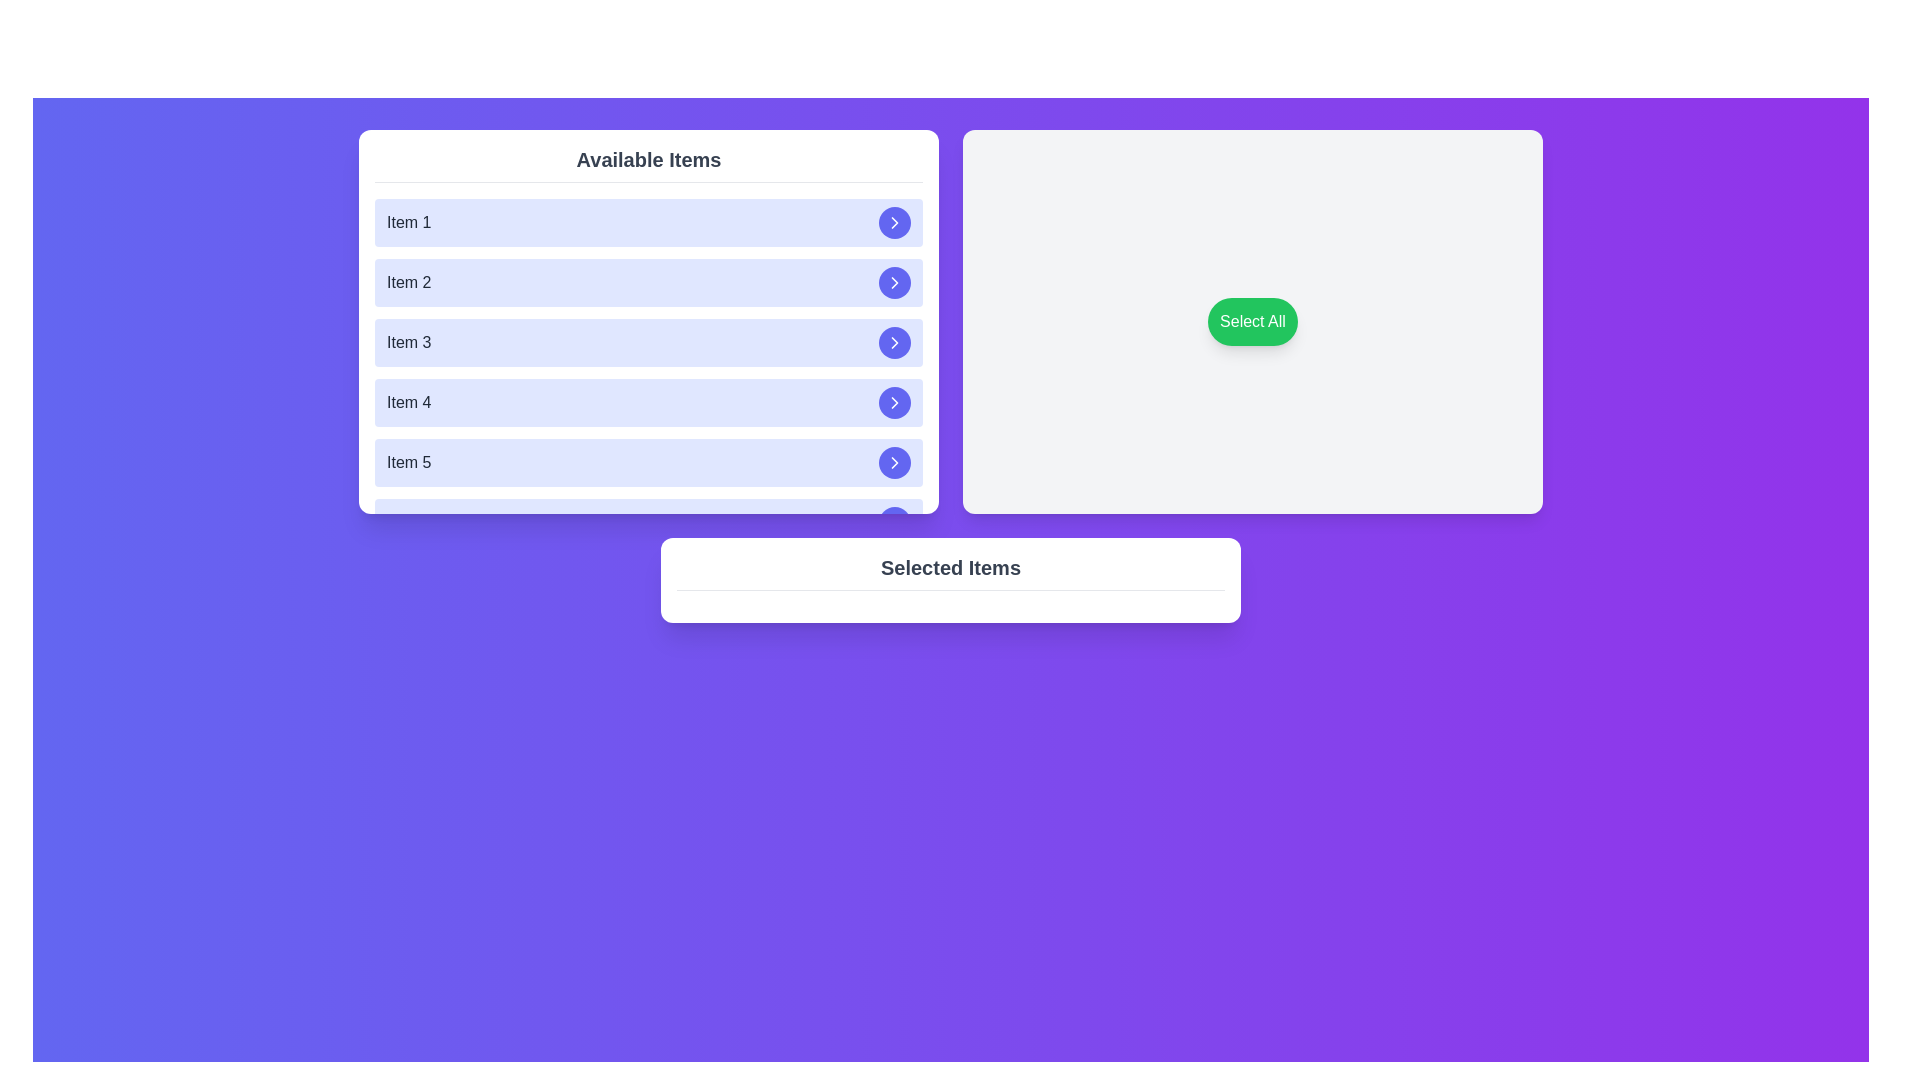 The height and width of the screenshot is (1080, 1920). Describe the element at coordinates (648, 282) in the screenshot. I see `the second selectable list item in the 'Available Items' list` at that location.